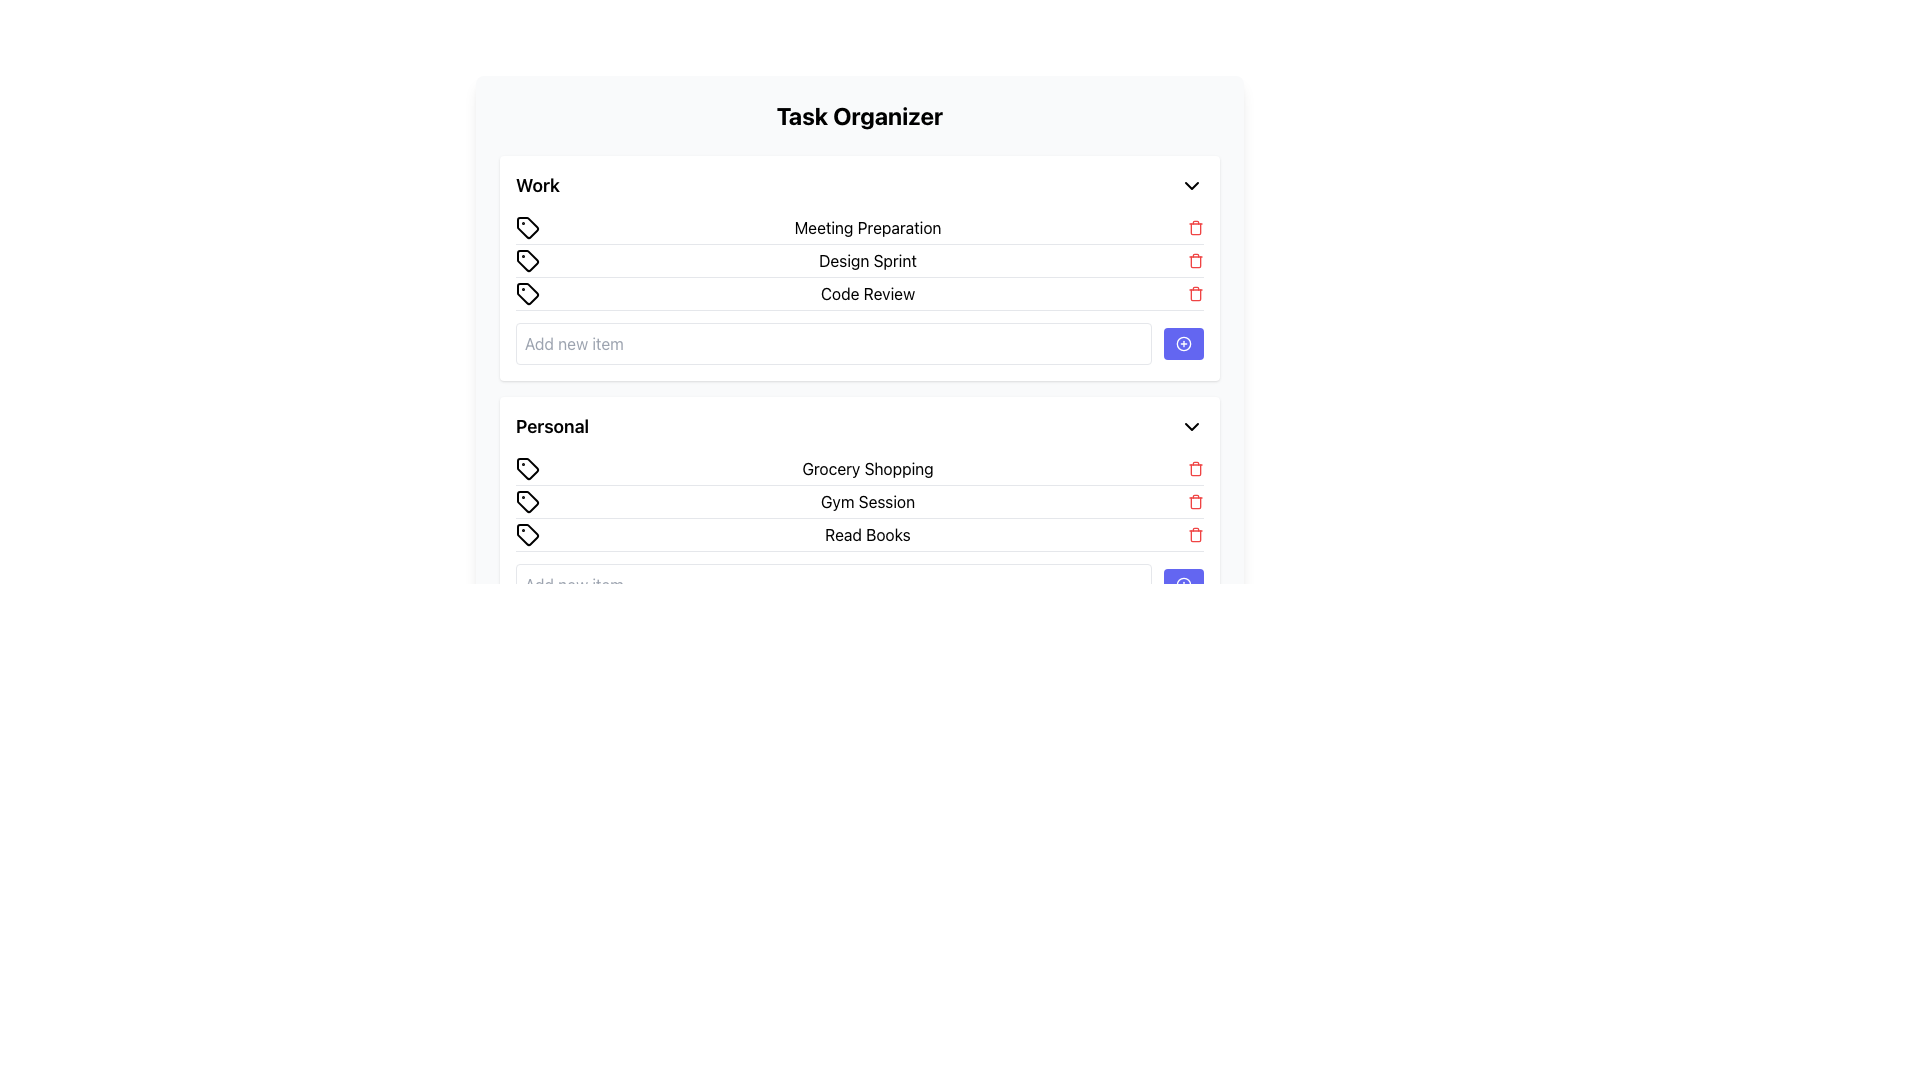  What do you see at coordinates (1191, 426) in the screenshot?
I see `the dropdown icon located at the far-right end of the 'Personal' header row` at bounding box center [1191, 426].